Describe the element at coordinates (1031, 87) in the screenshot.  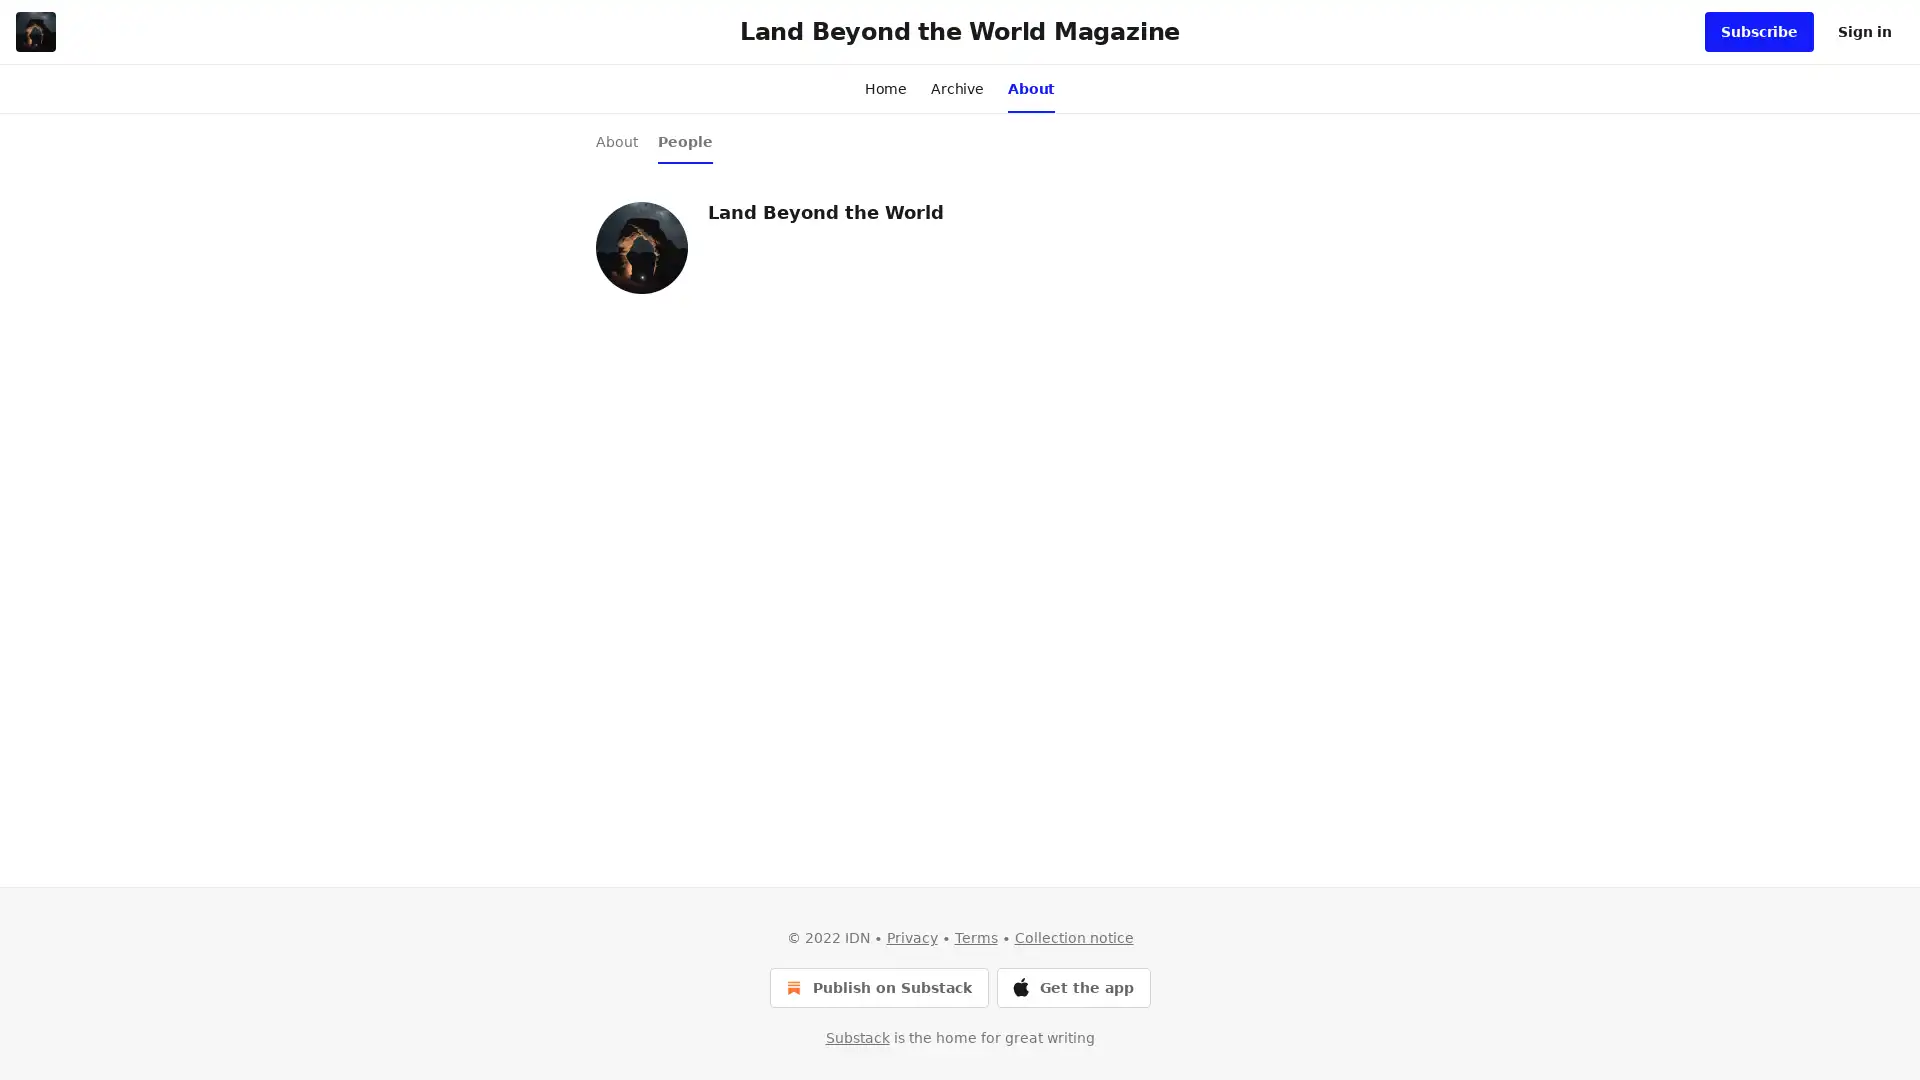
I see `About` at that location.